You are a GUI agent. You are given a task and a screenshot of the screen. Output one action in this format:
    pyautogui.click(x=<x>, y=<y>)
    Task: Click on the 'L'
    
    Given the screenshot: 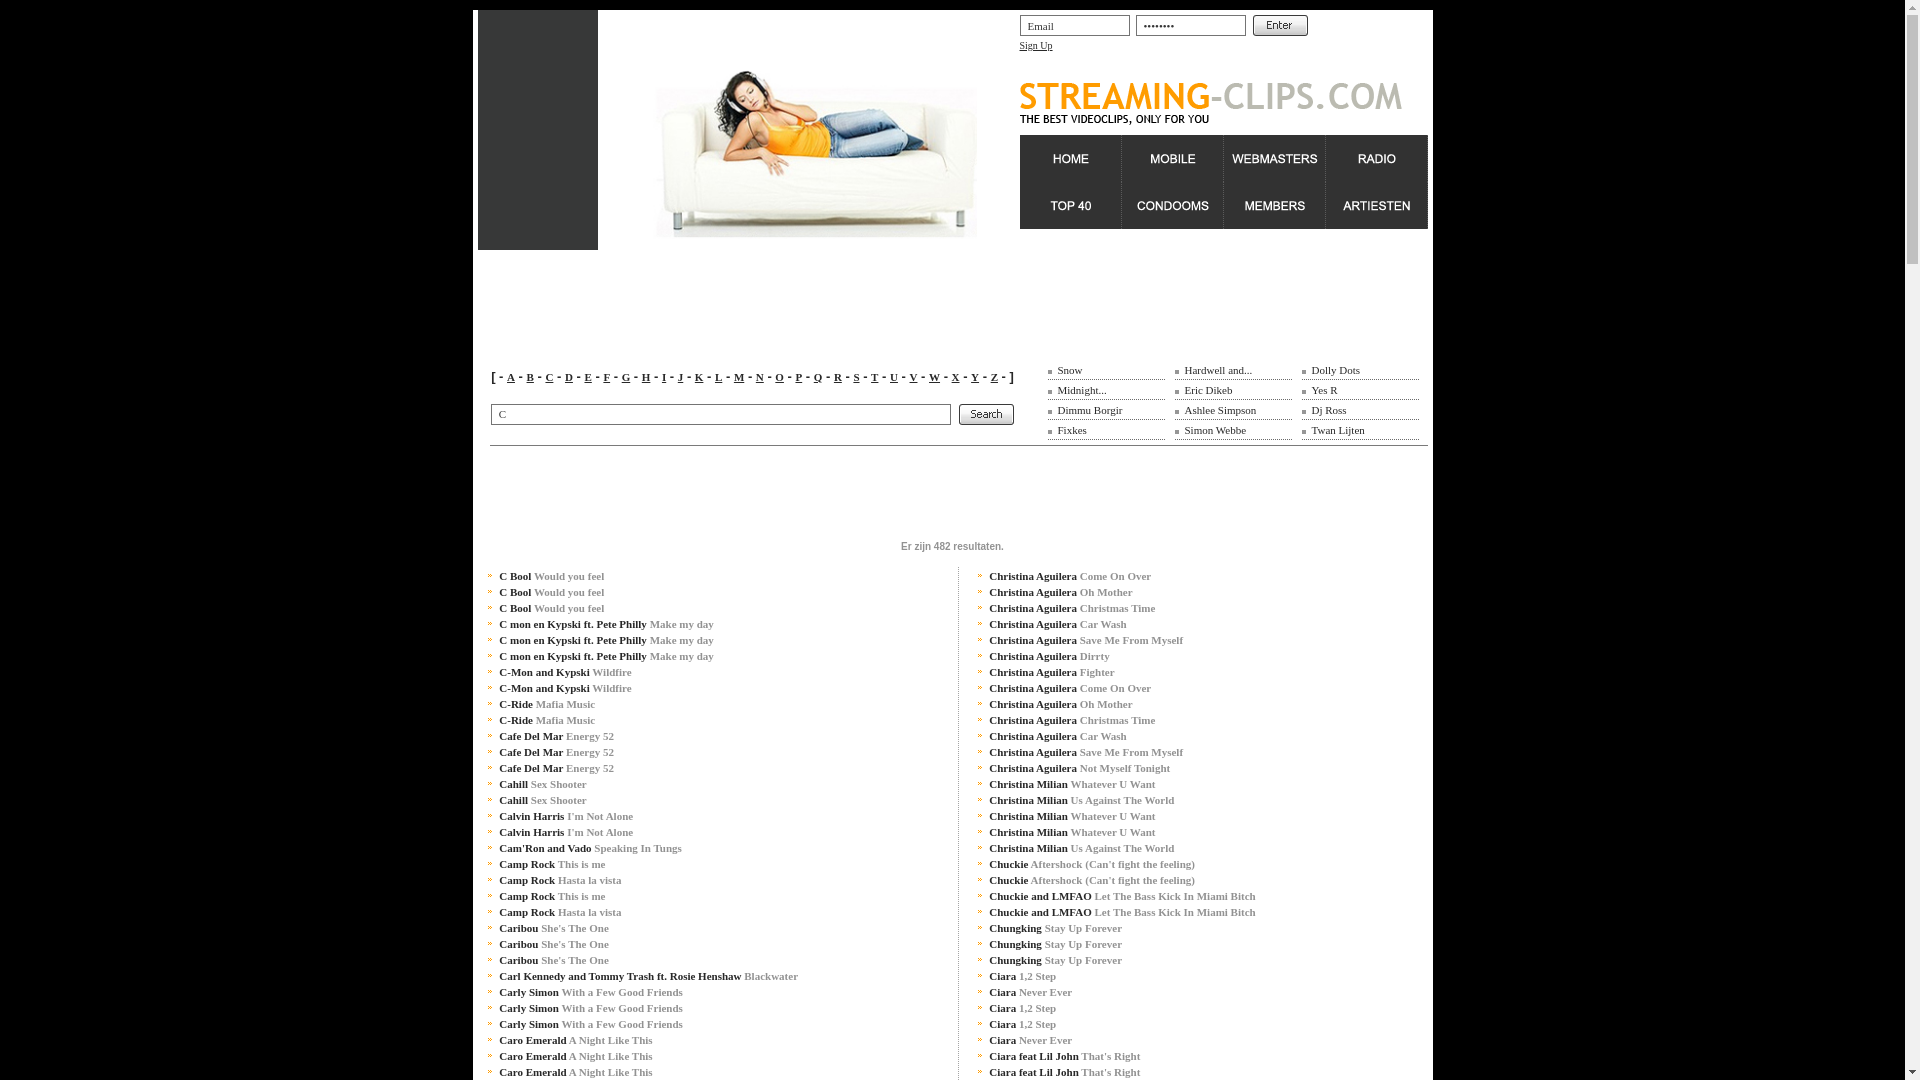 What is the action you would take?
    pyautogui.click(x=718, y=377)
    